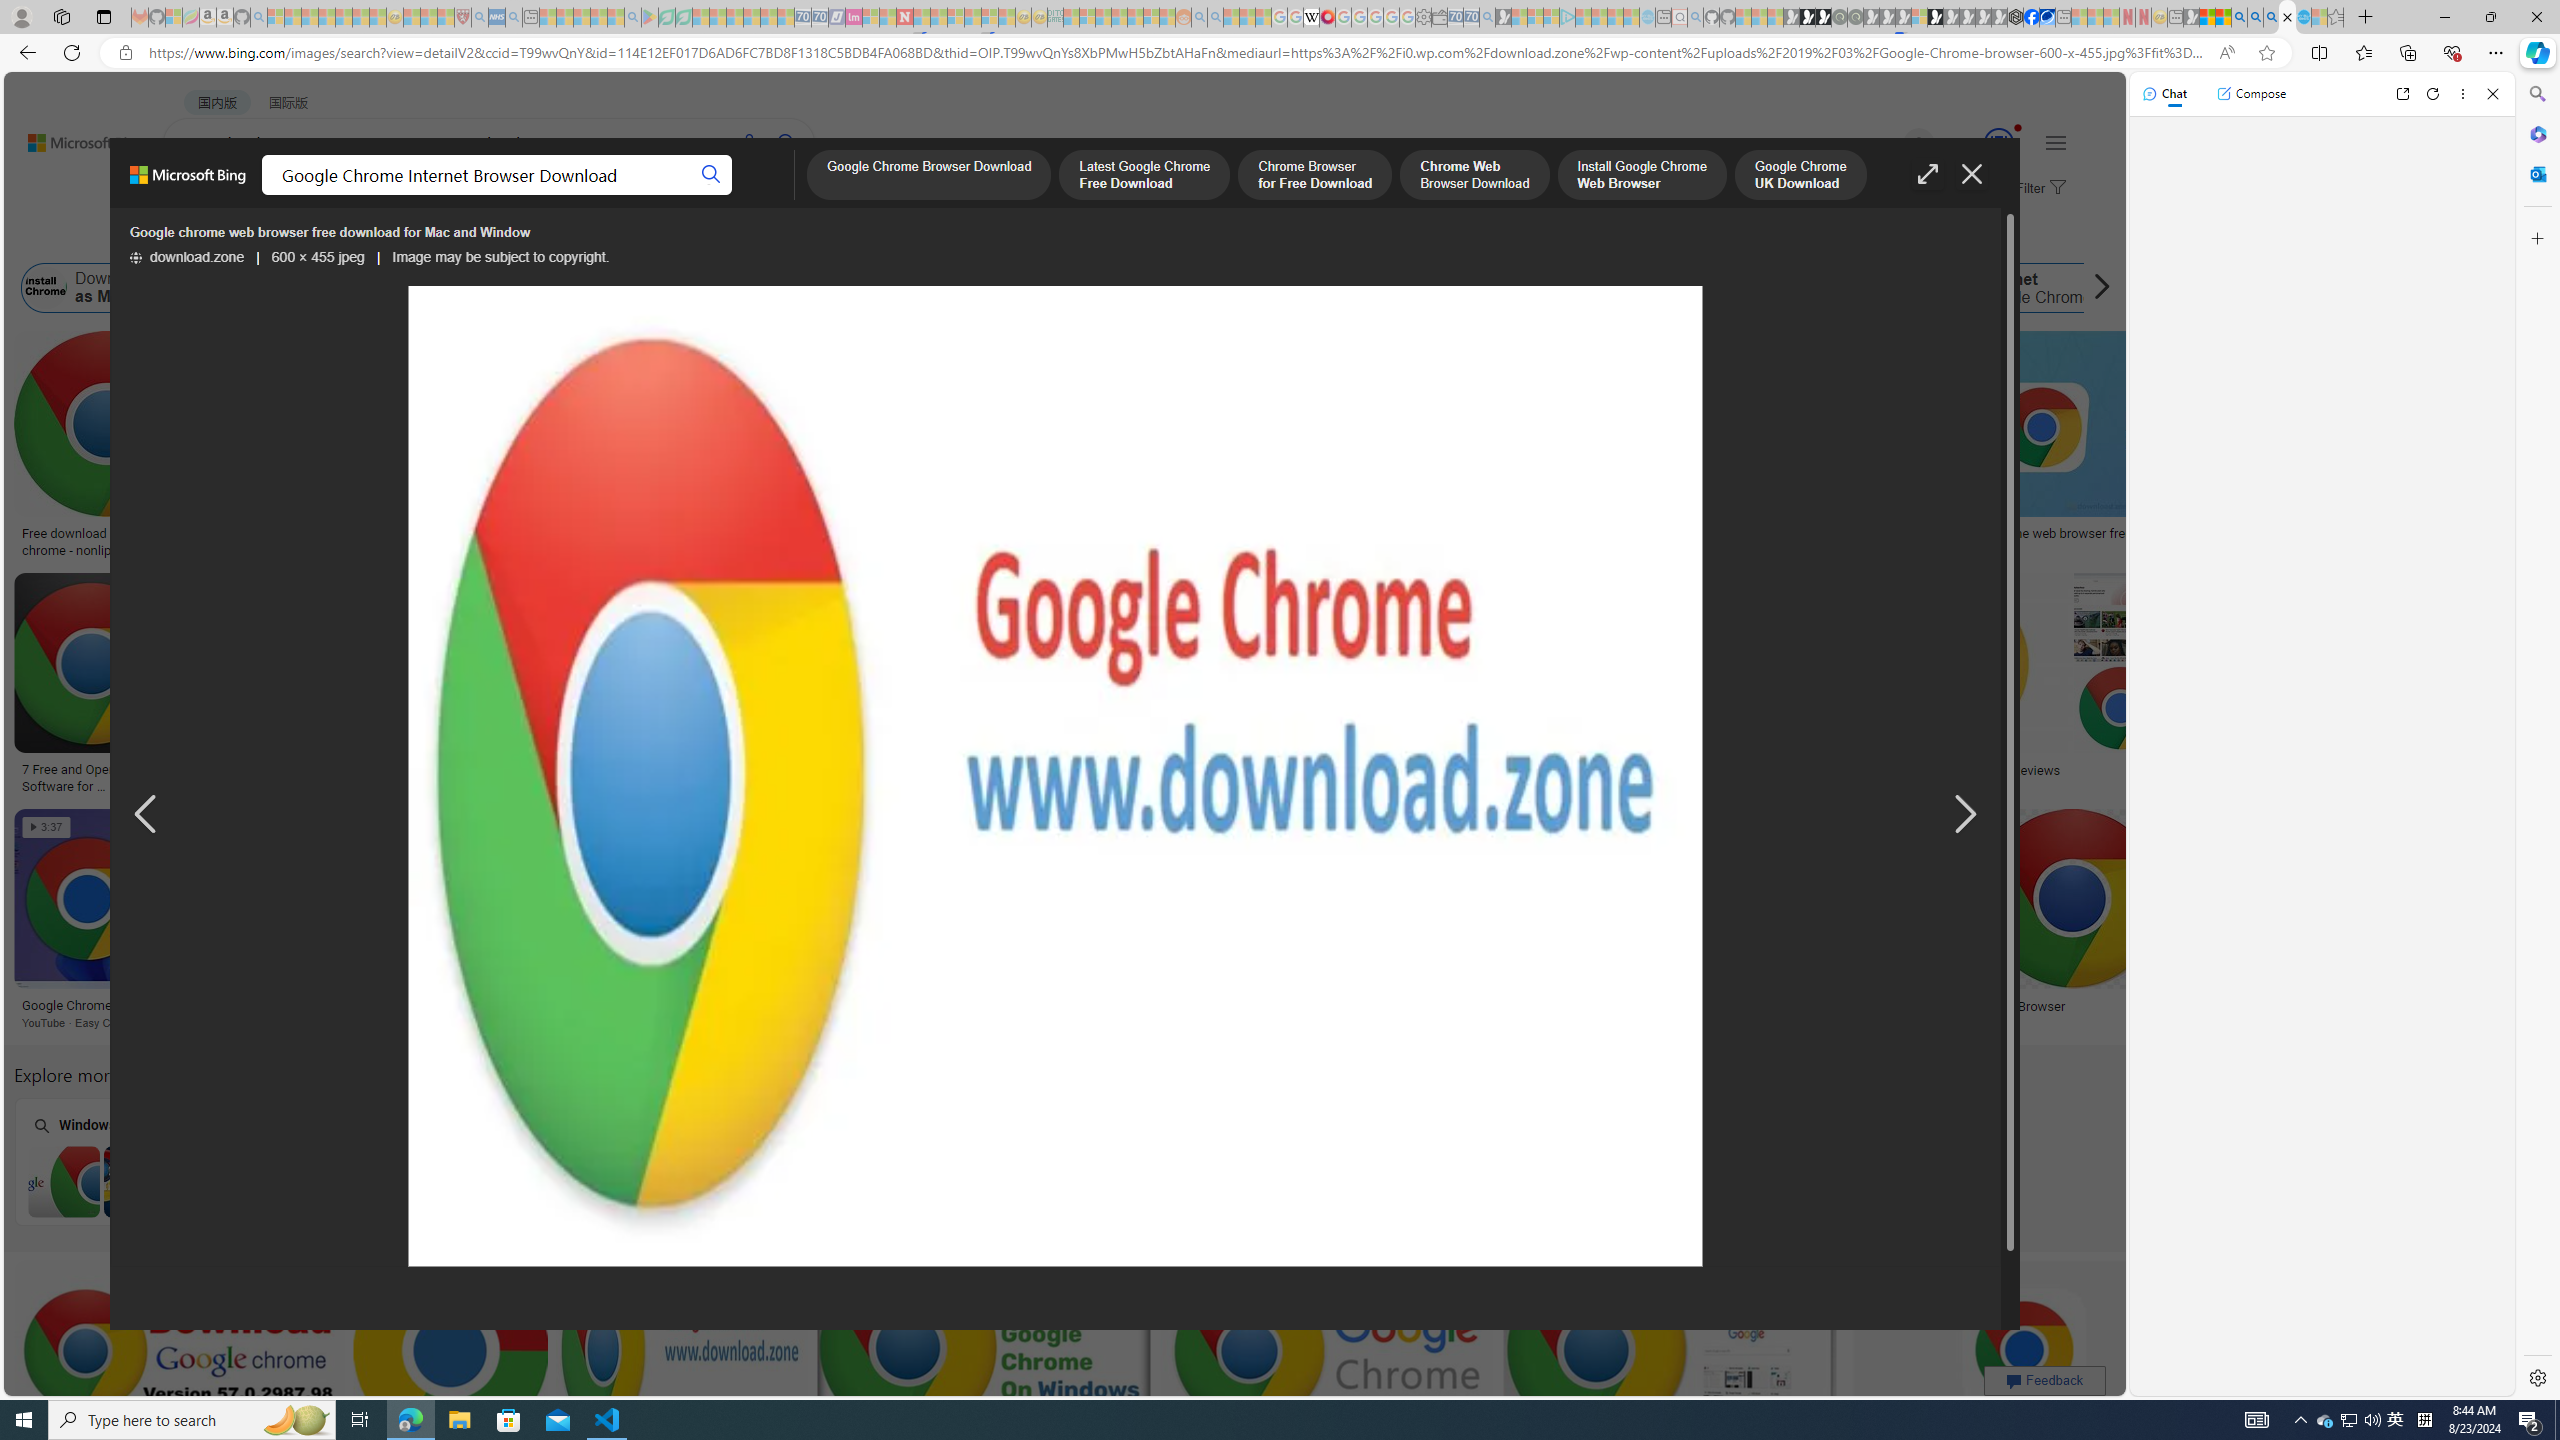 The height and width of the screenshot is (1440, 2560). I want to click on 'DICT', so click(716, 195).